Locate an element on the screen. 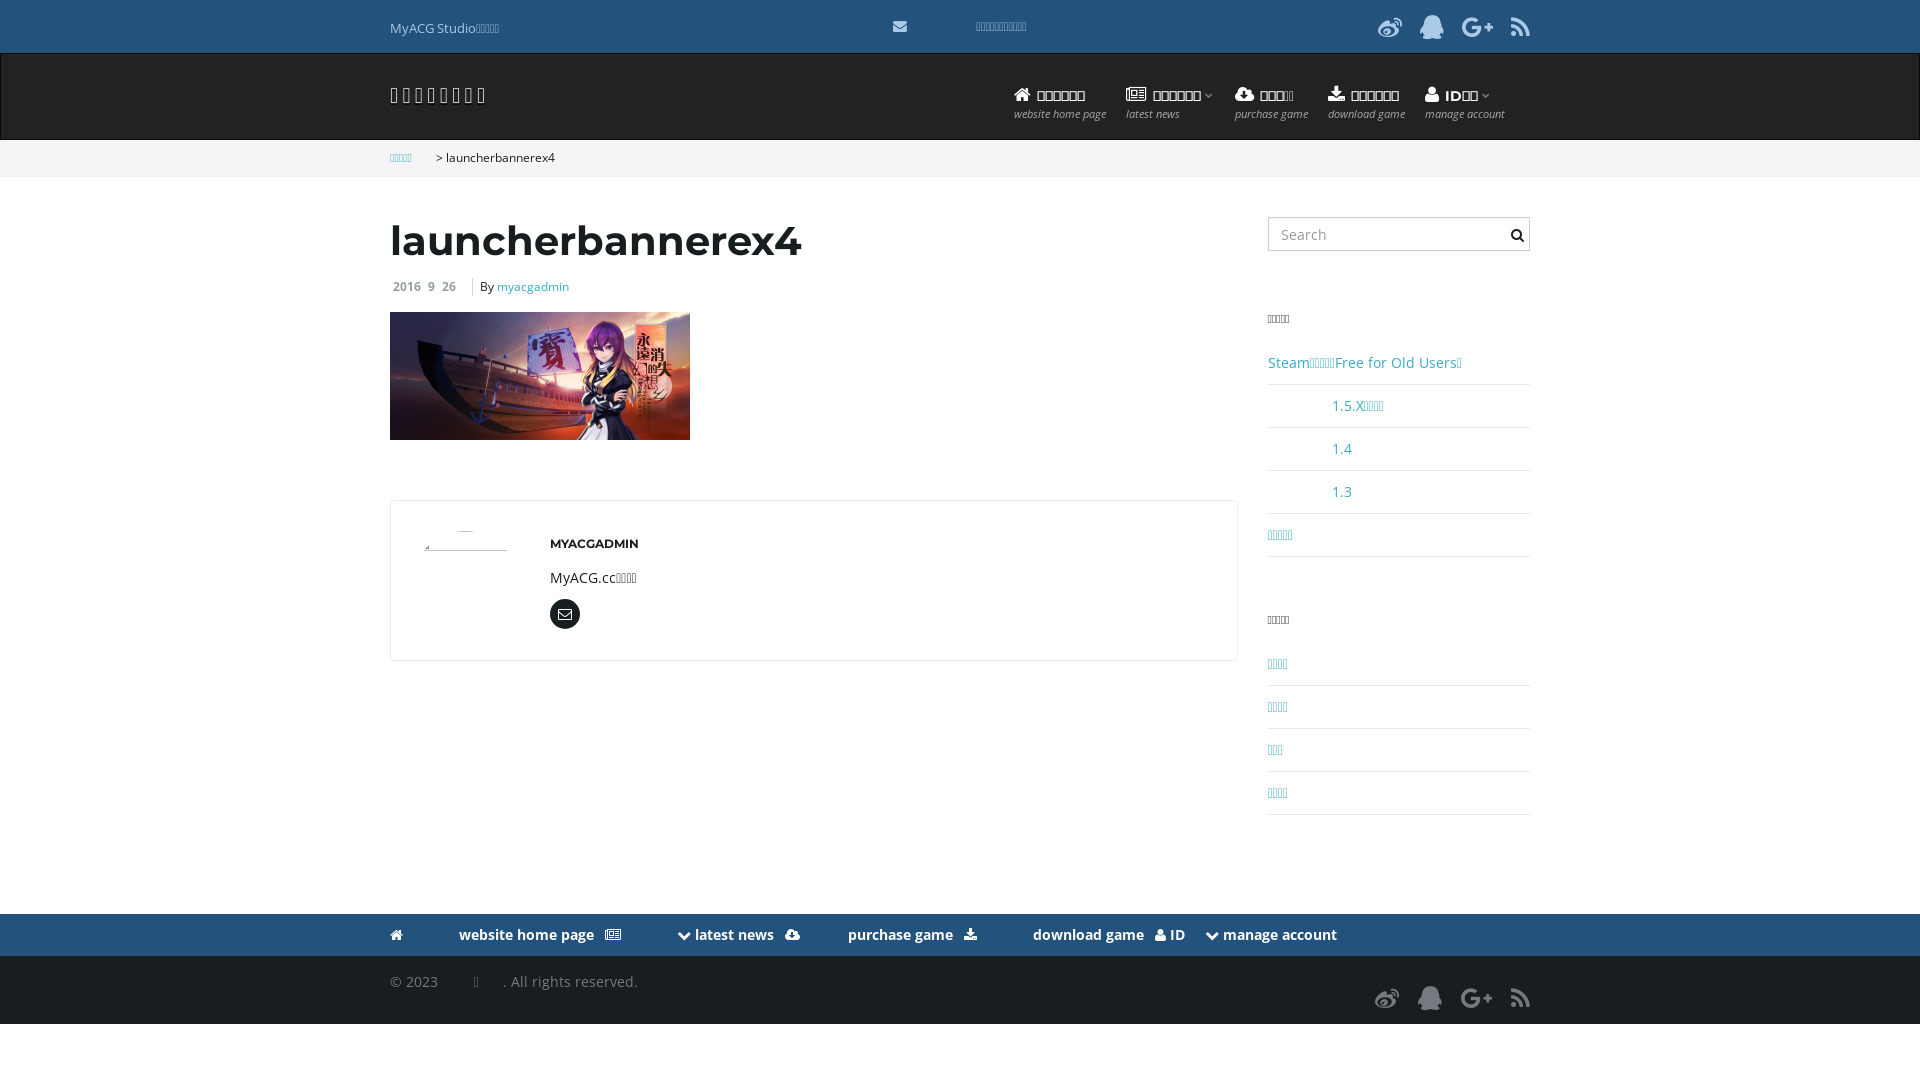 This screenshot has height=1080, width=1920. 'Subscribe MyACG Studio RSS' is located at coordinates (1520, 997).